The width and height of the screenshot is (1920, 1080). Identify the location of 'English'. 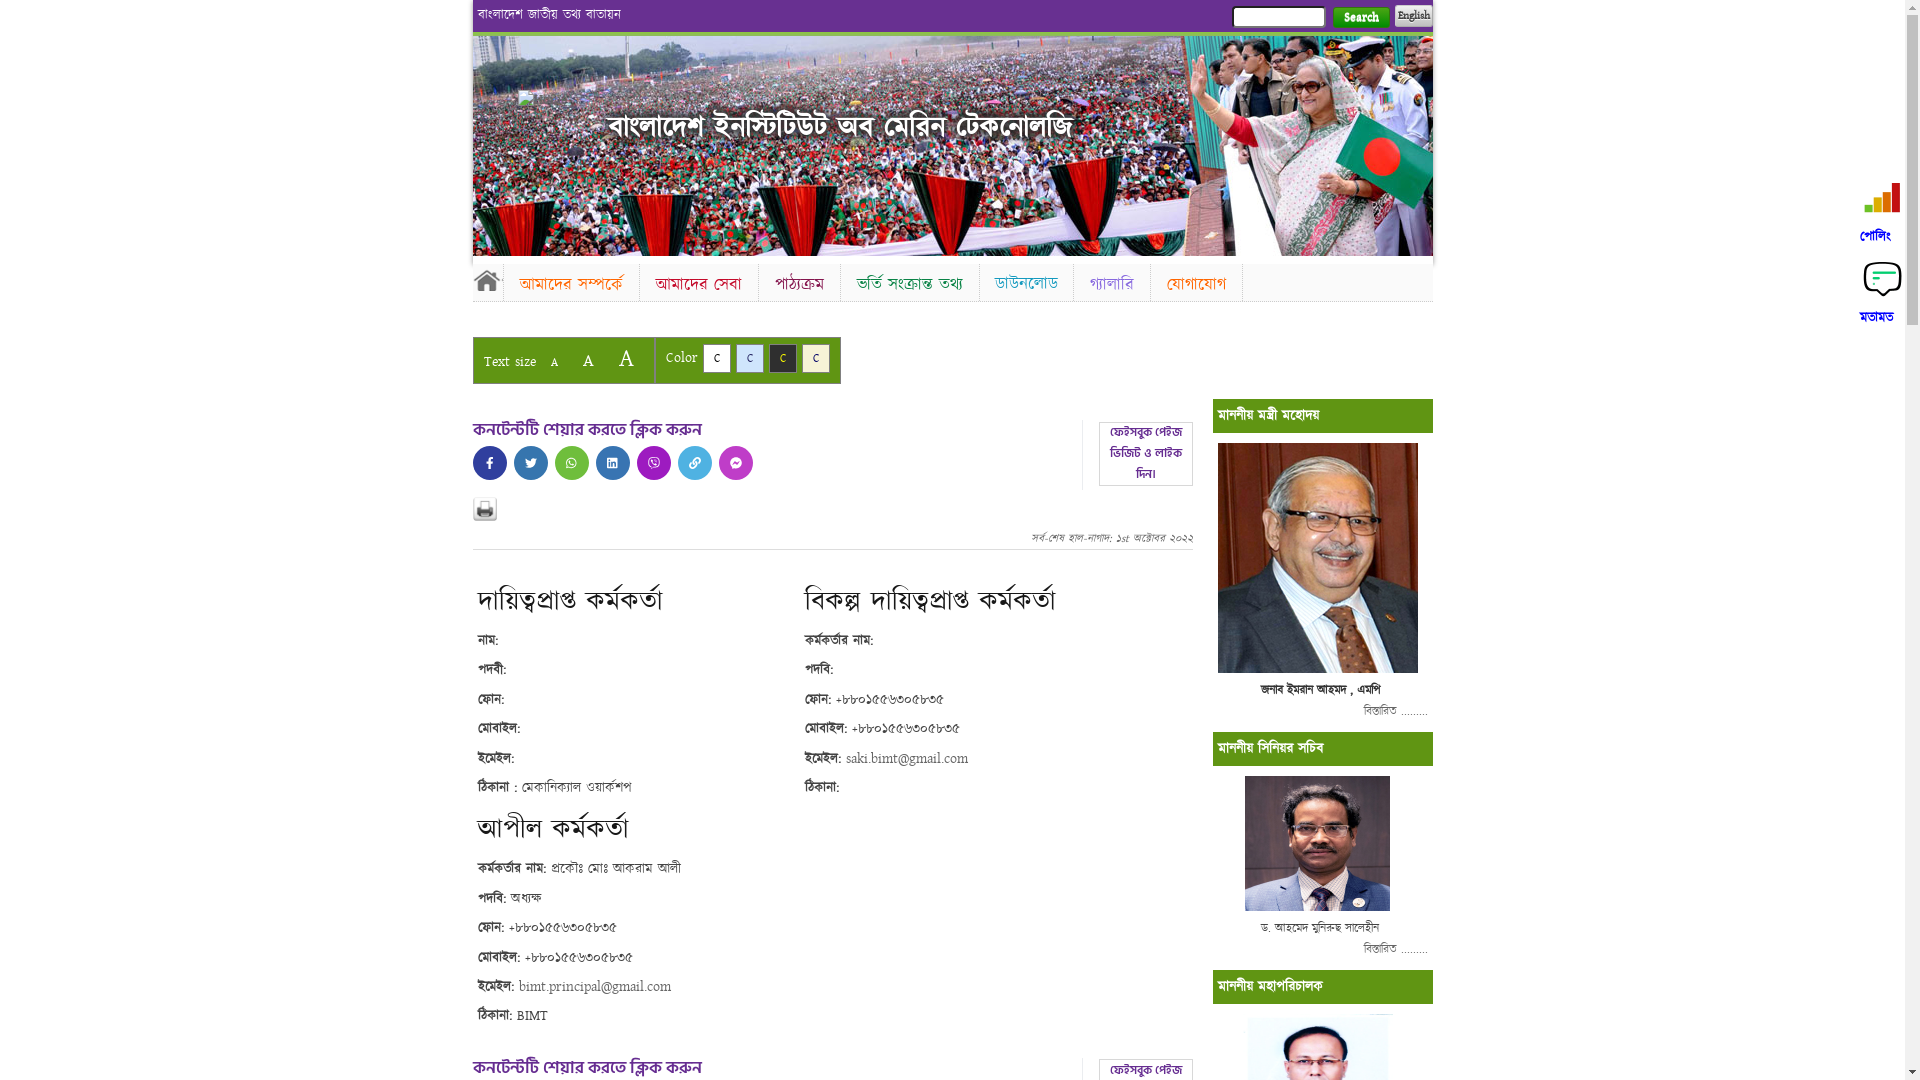
(1392, 15).